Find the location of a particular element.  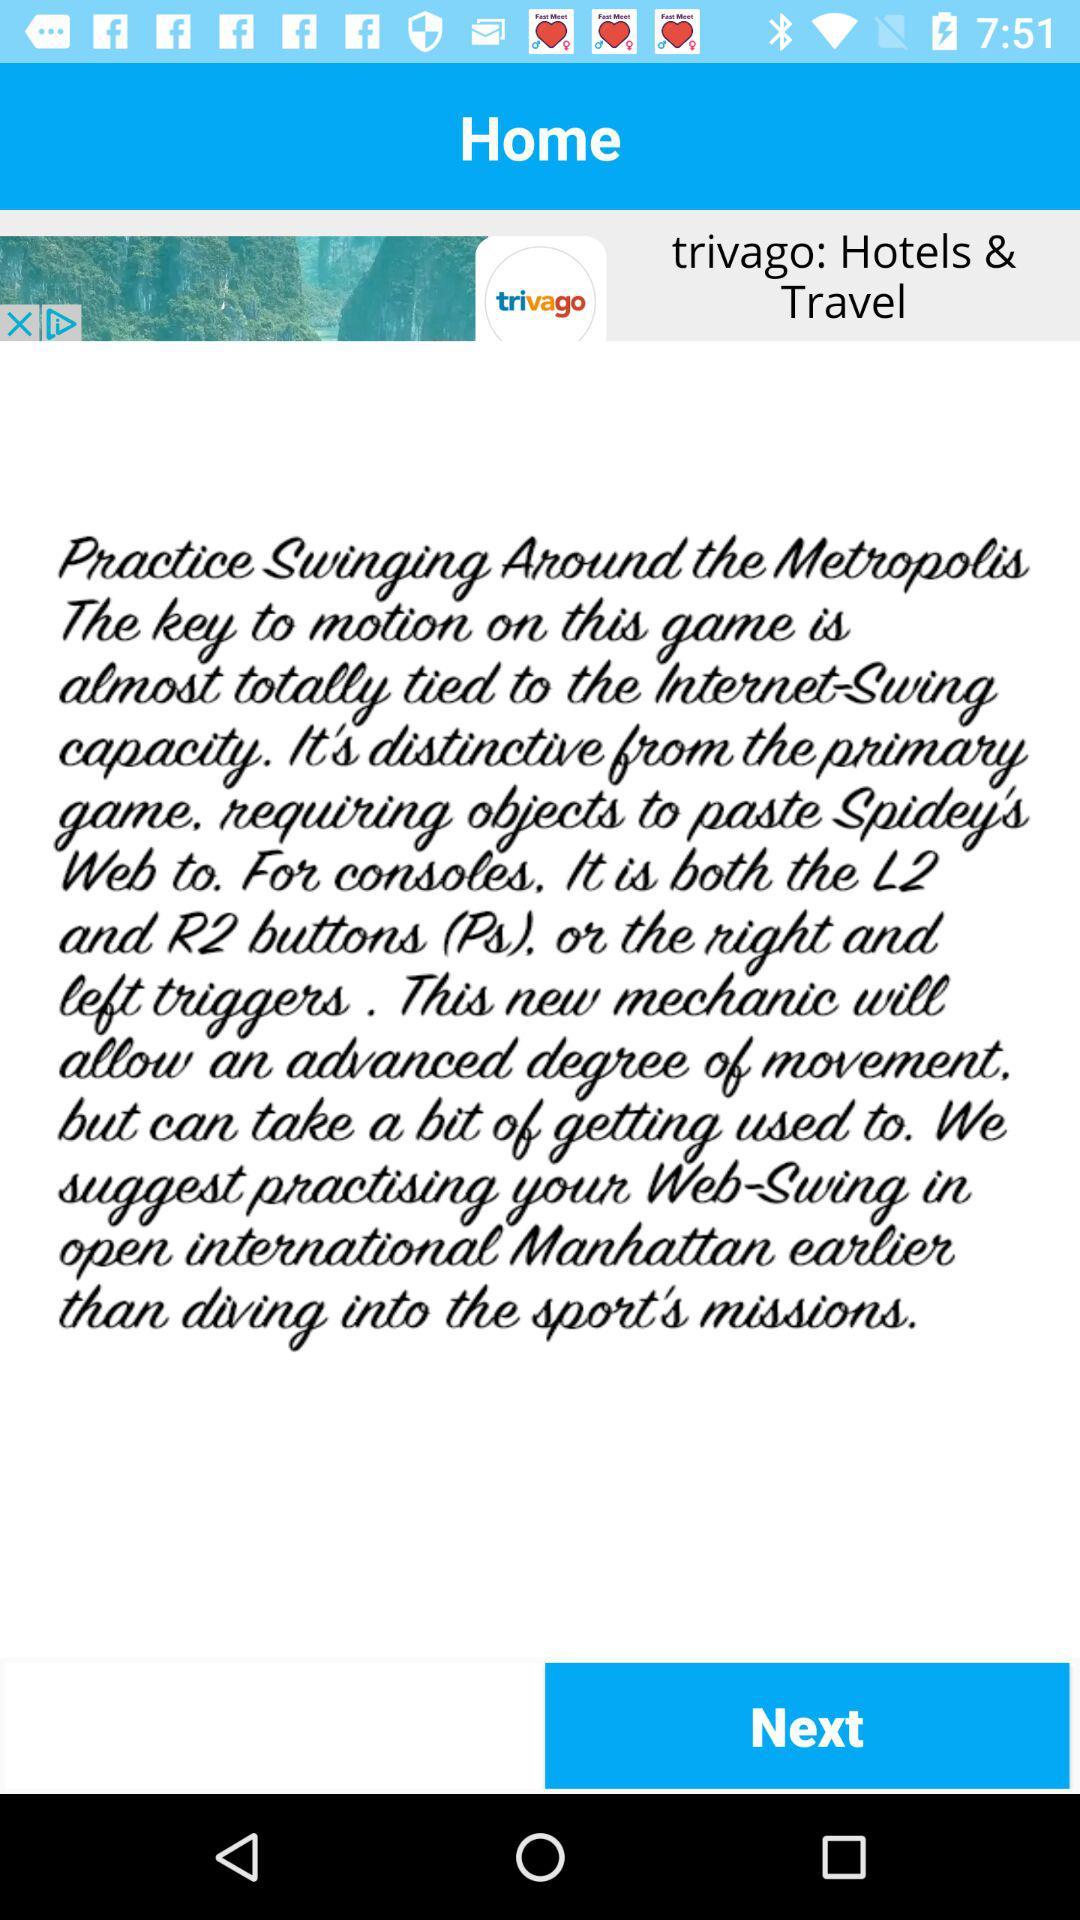

advertisement box is located at coordinates (540, 274).